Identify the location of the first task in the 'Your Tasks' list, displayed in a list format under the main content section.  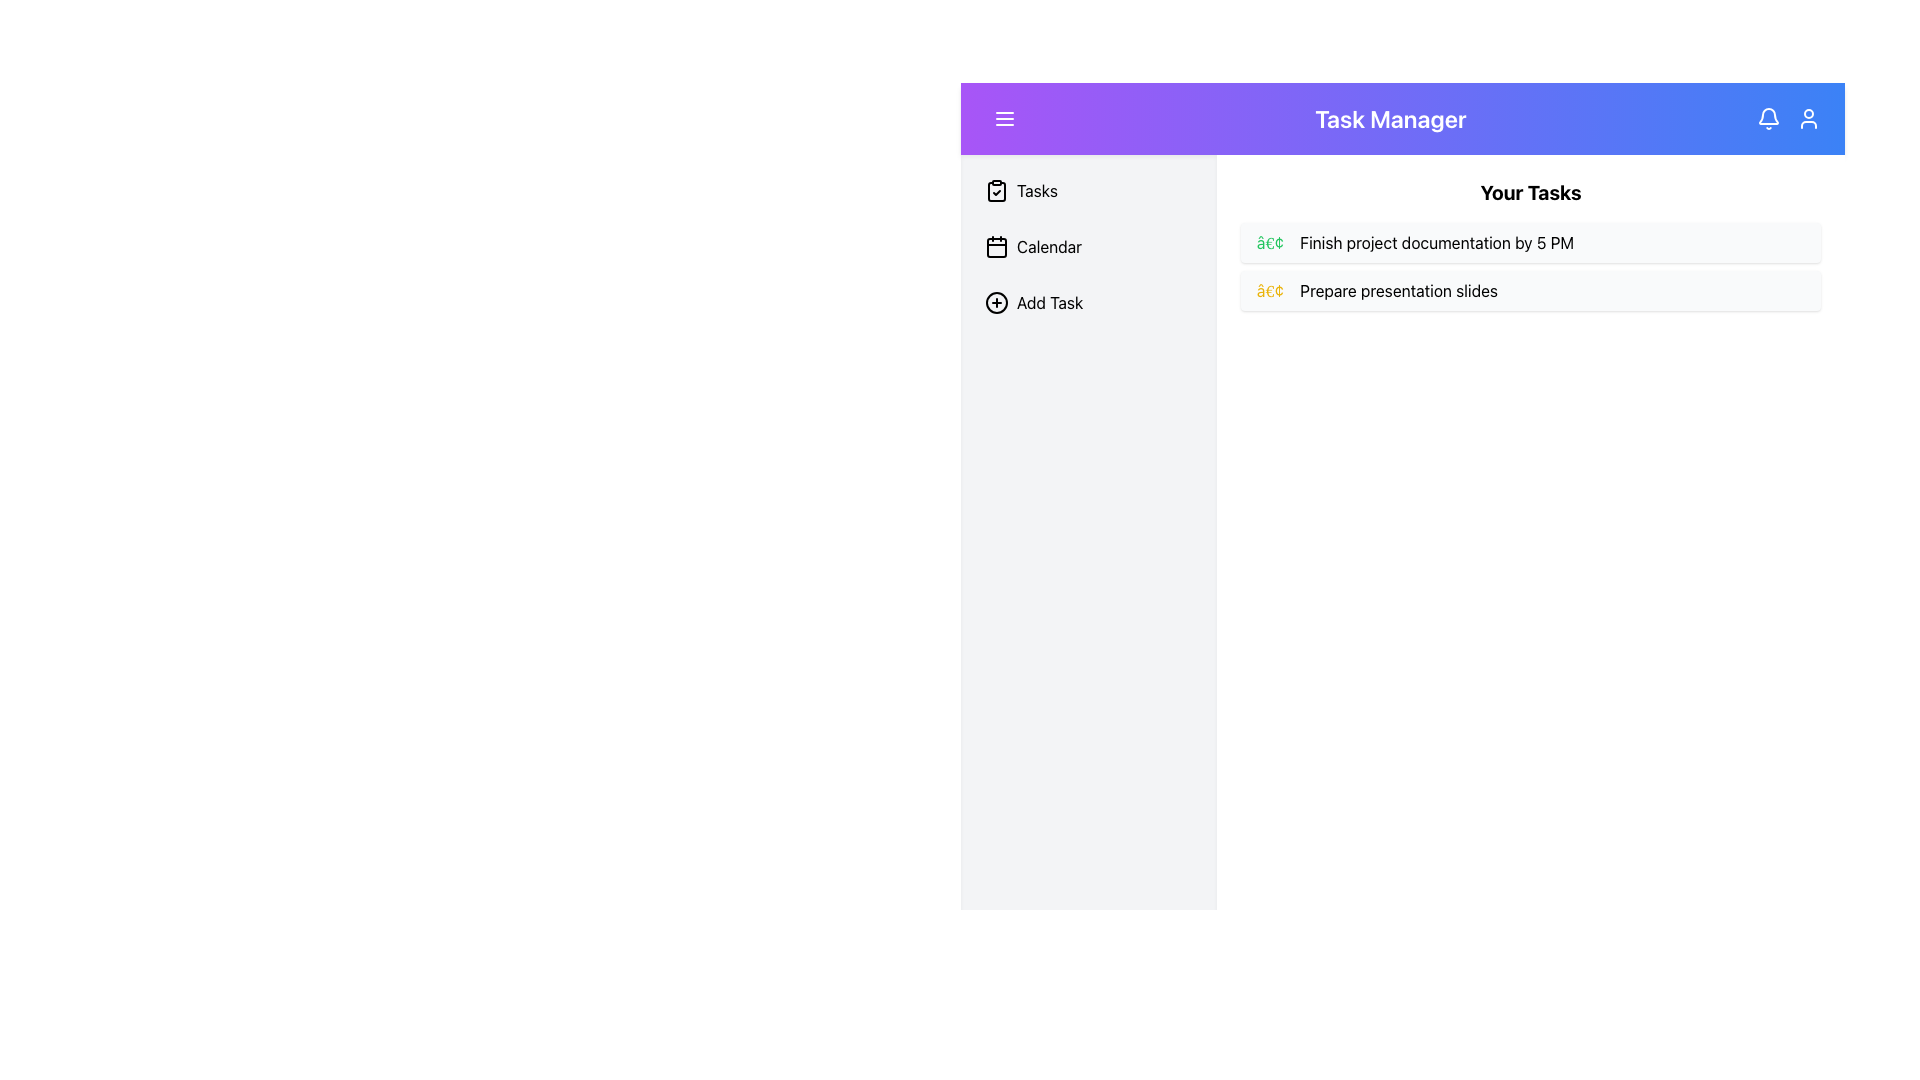
(1530, 244).